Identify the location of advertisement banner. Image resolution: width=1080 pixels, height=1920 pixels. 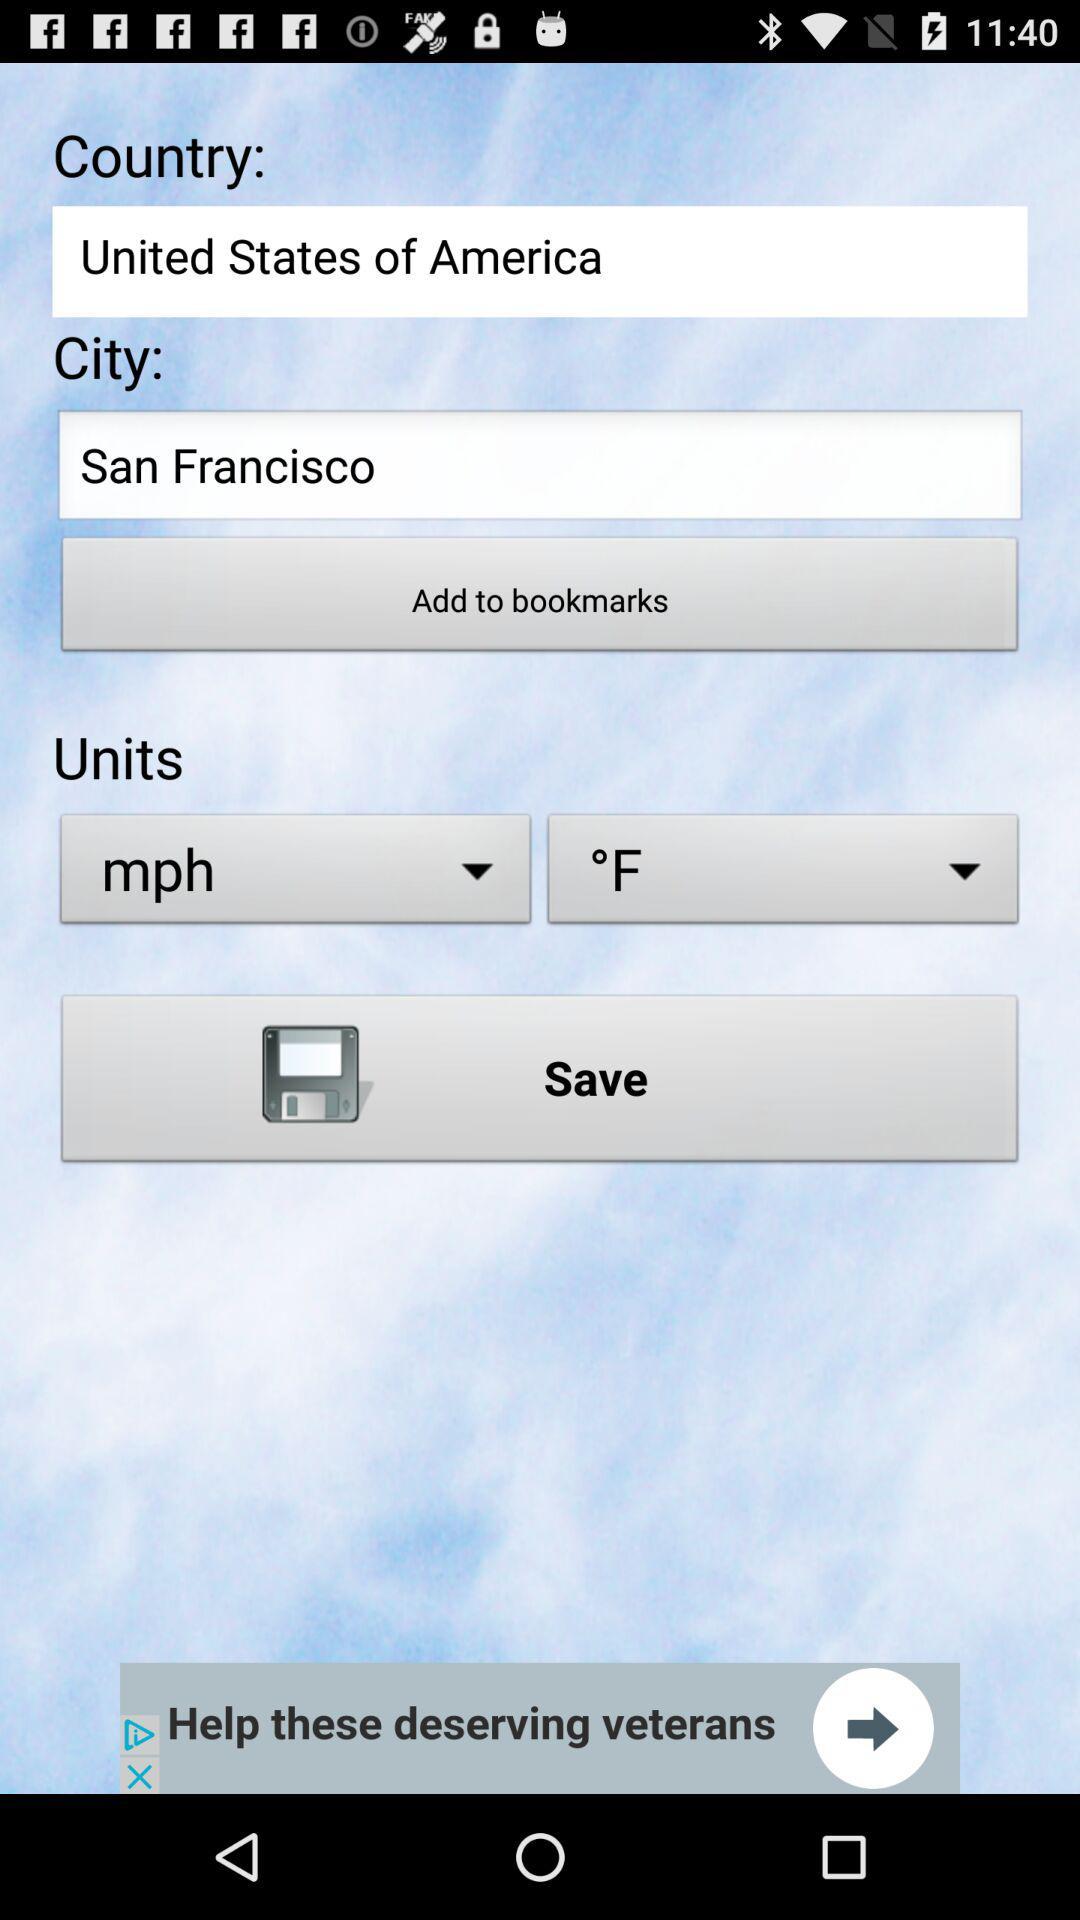
(540, 1727).